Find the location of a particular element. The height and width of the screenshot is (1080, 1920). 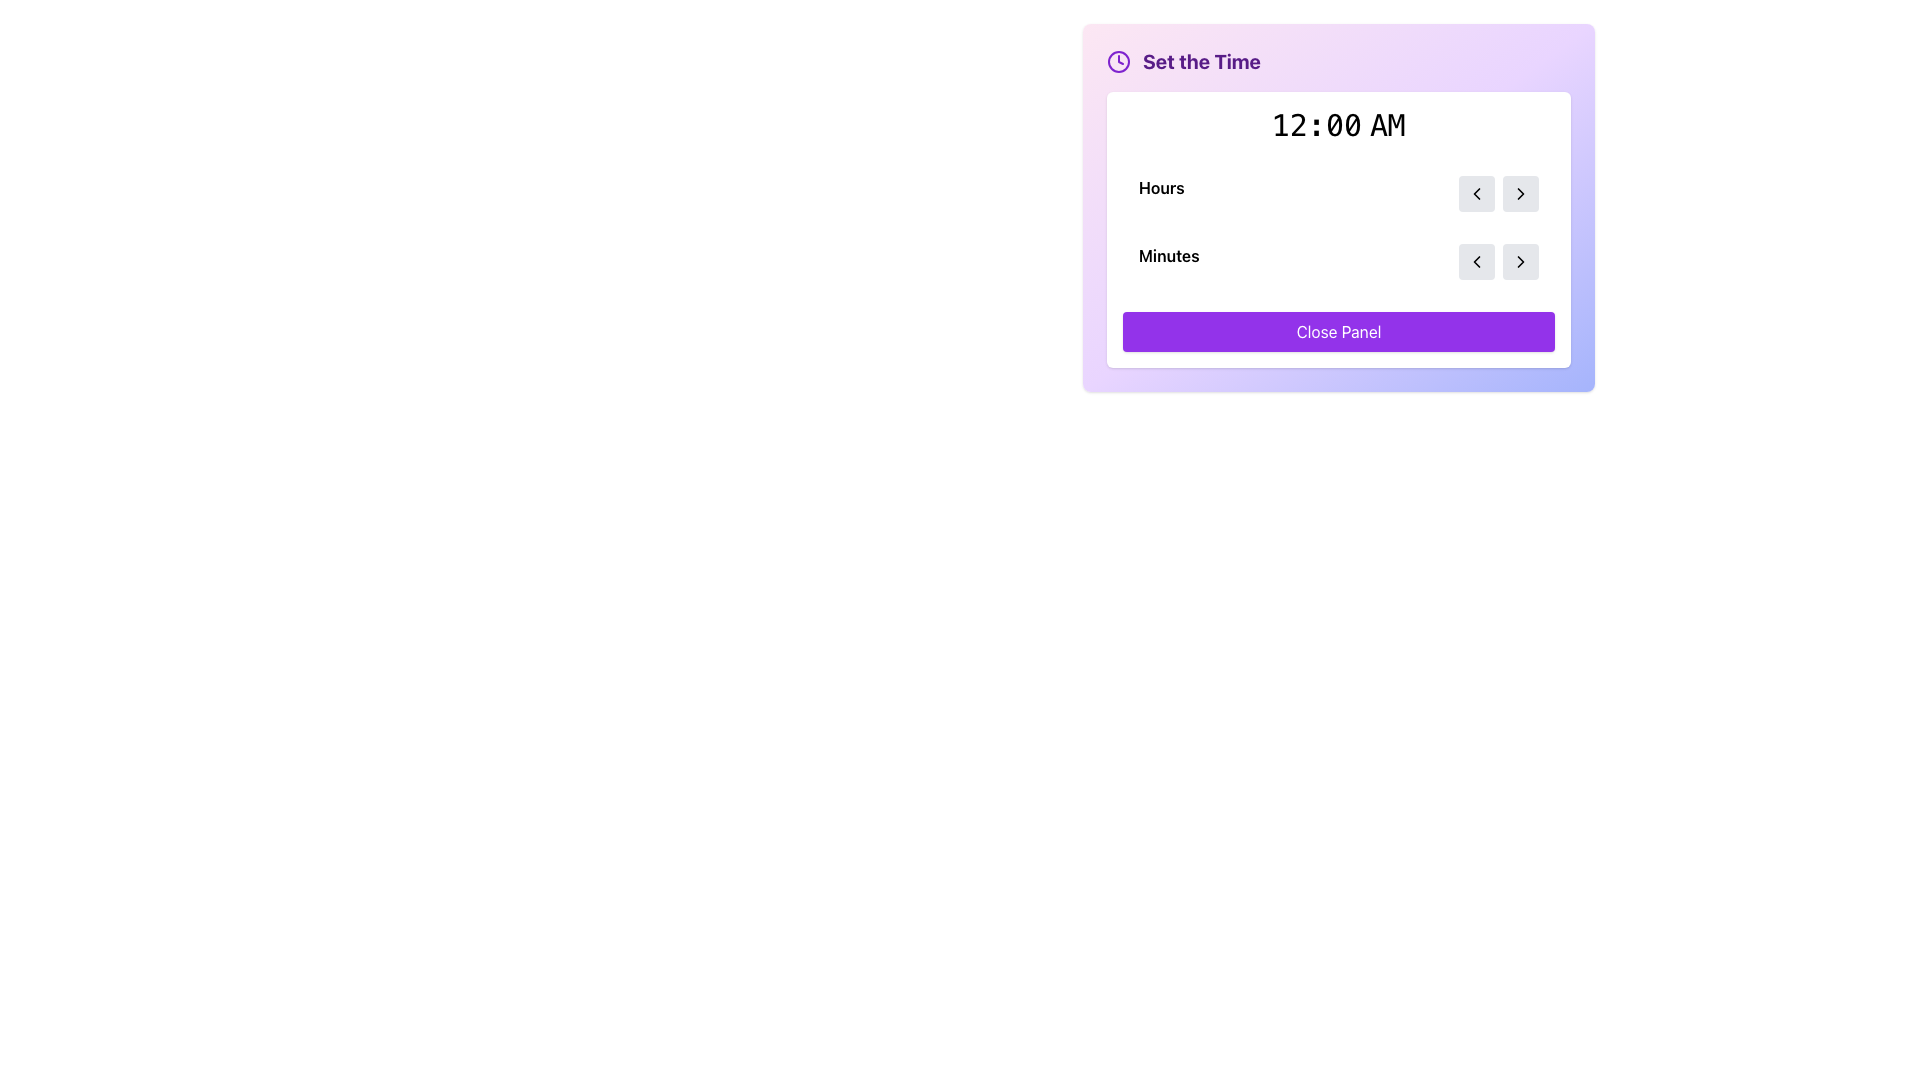

the SVG Circle that represents the circular boundary of the clock icon in the top-left section of the 'Set the Time' panel is located at coordinates (1117, 60).